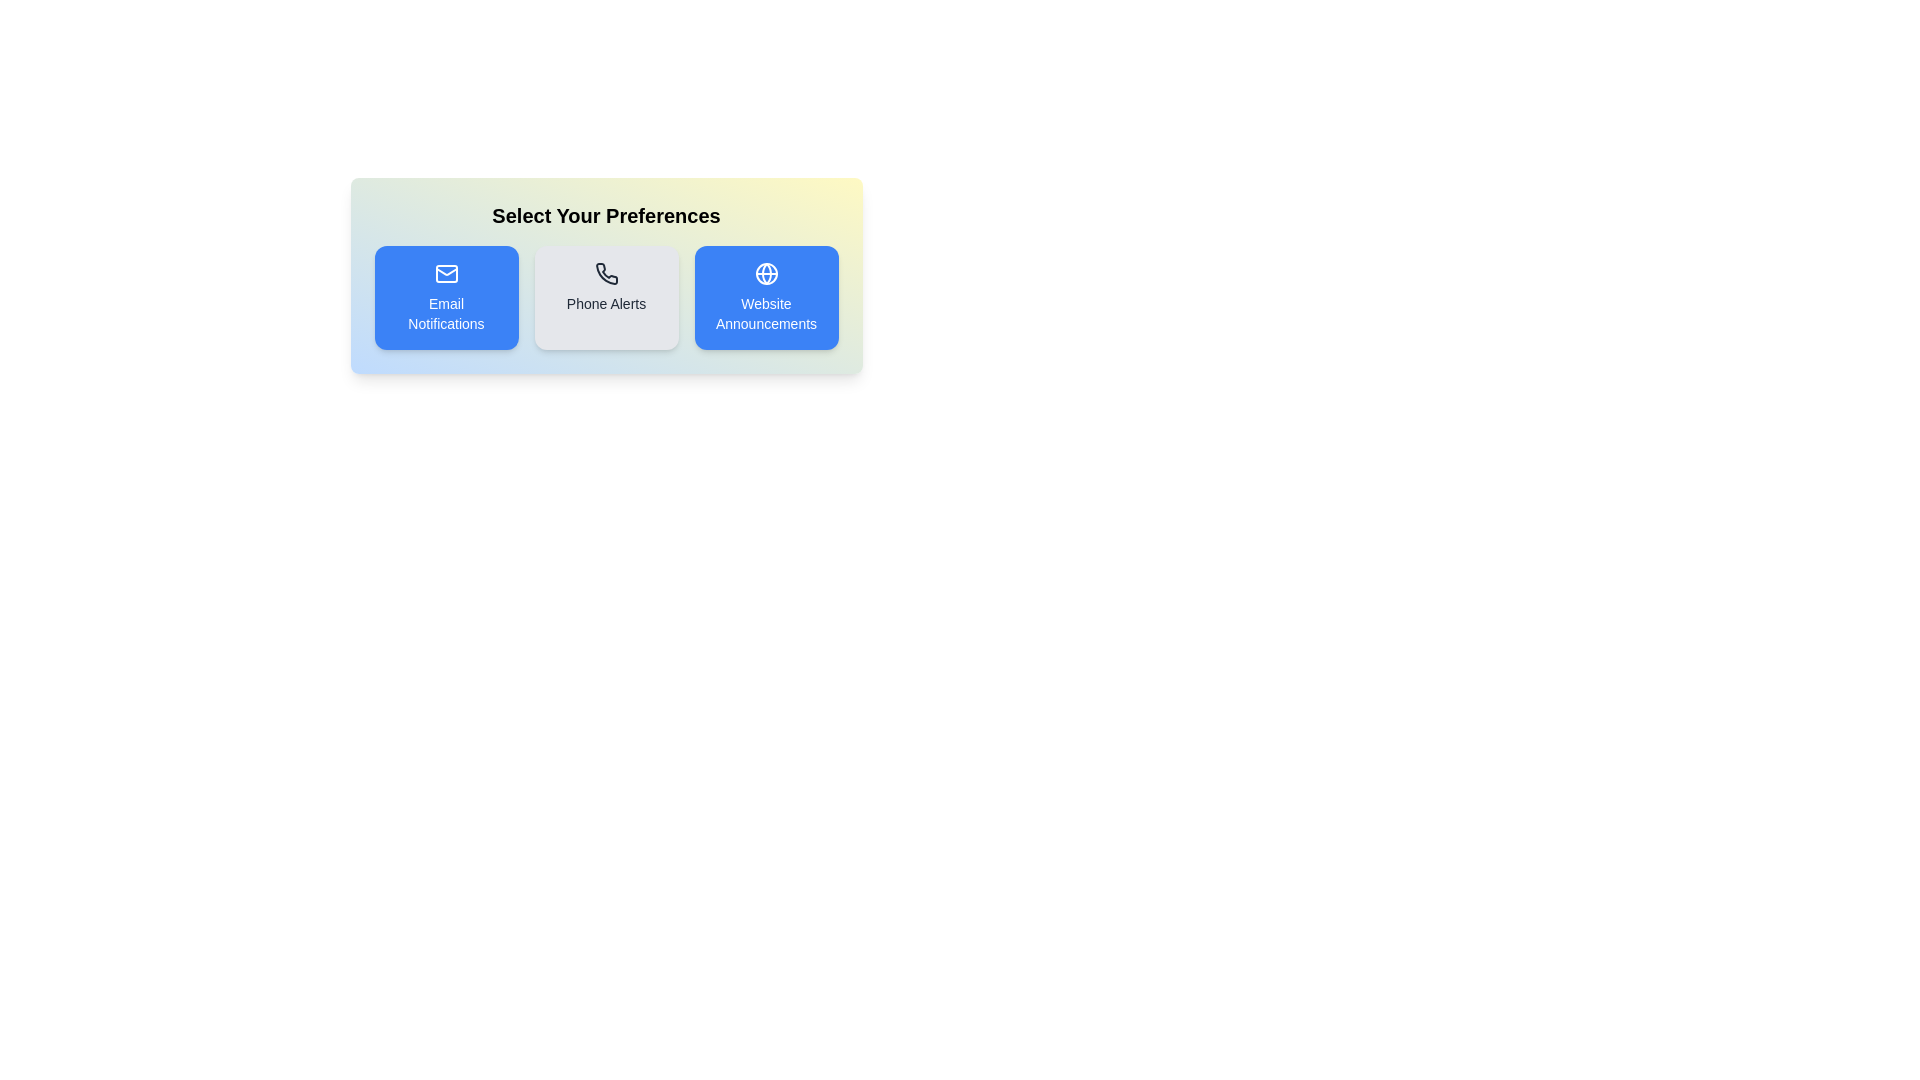 The image size is (1920, 1080). I want to click on the 'Website Announcements' option to toggle its selection status, so click(765, 297).